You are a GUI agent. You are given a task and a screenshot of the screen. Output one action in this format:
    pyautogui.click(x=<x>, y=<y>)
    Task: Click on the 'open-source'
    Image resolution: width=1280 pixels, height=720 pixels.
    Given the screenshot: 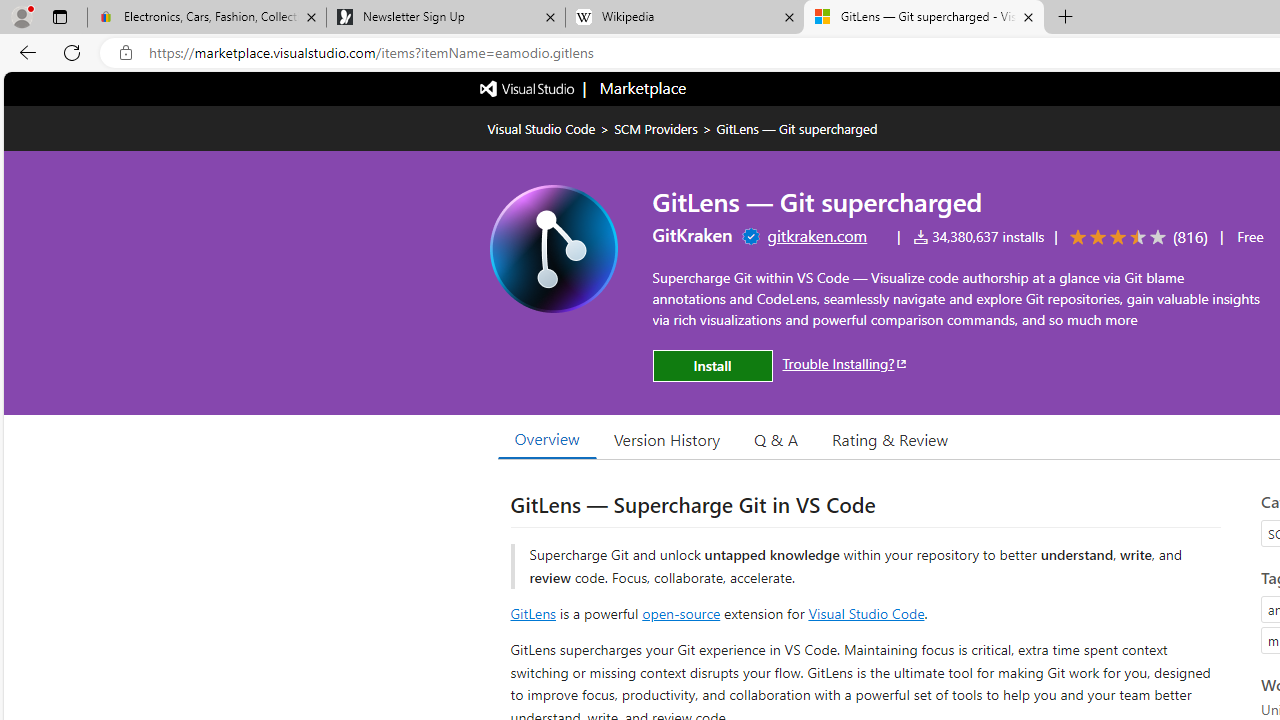 What is the action you would take?
    pyautogui.click(x=681, y=612)
    